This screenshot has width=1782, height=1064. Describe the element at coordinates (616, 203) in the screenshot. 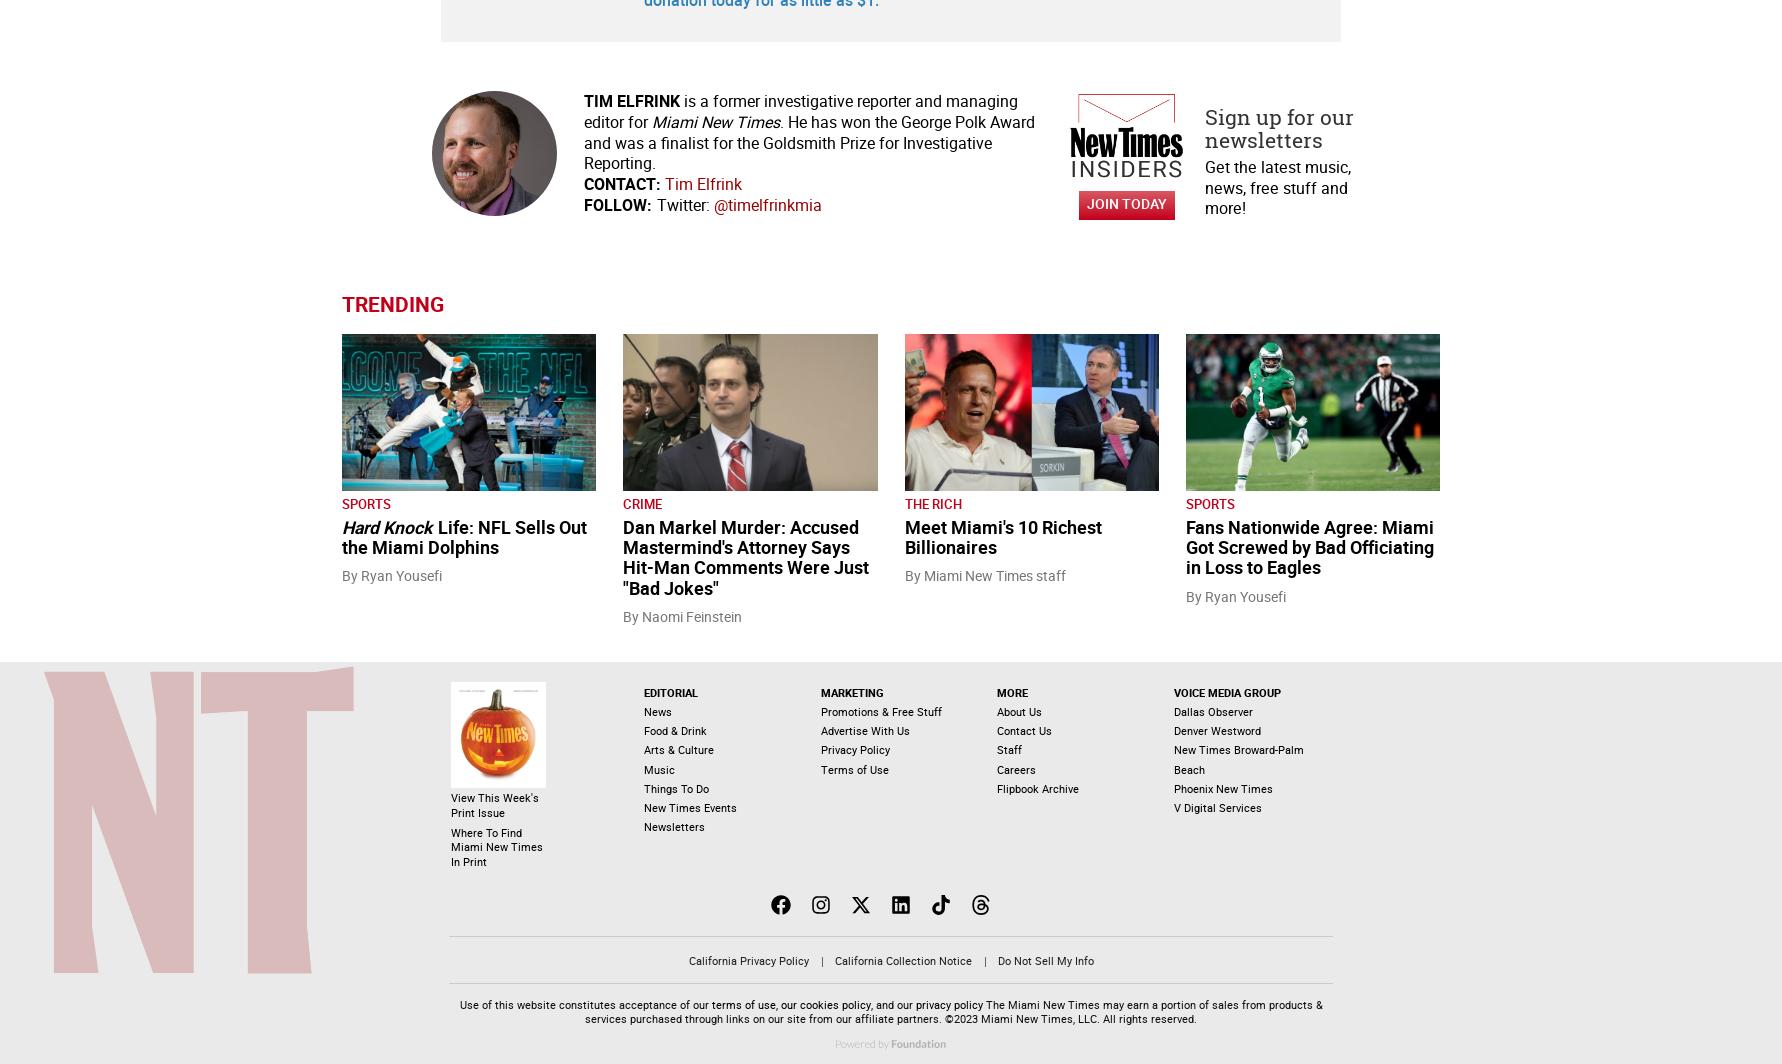

I see `'Follow:'` at that location.